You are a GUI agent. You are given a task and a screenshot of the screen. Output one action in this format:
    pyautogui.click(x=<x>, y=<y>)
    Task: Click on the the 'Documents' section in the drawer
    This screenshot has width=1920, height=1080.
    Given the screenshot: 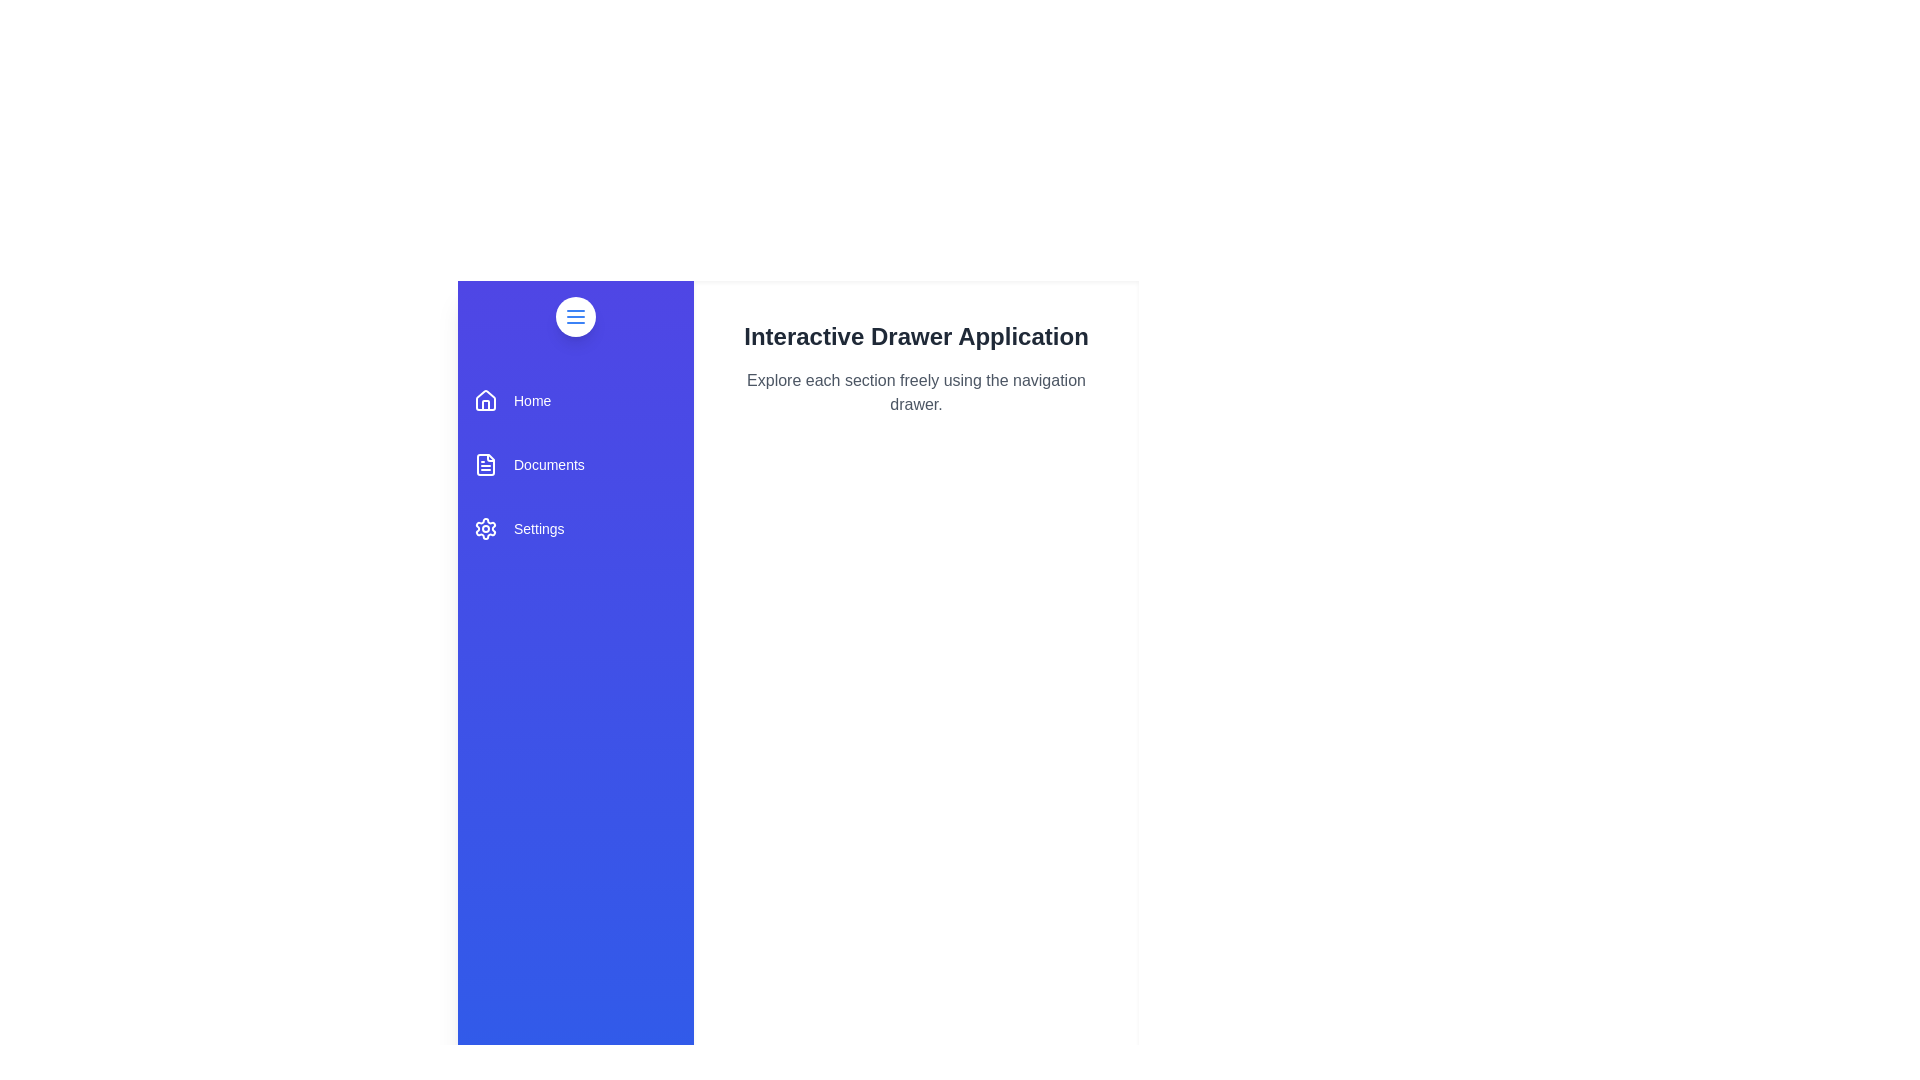 What is the action you would take?
    pyautogui.click(x=575, y=465)
    